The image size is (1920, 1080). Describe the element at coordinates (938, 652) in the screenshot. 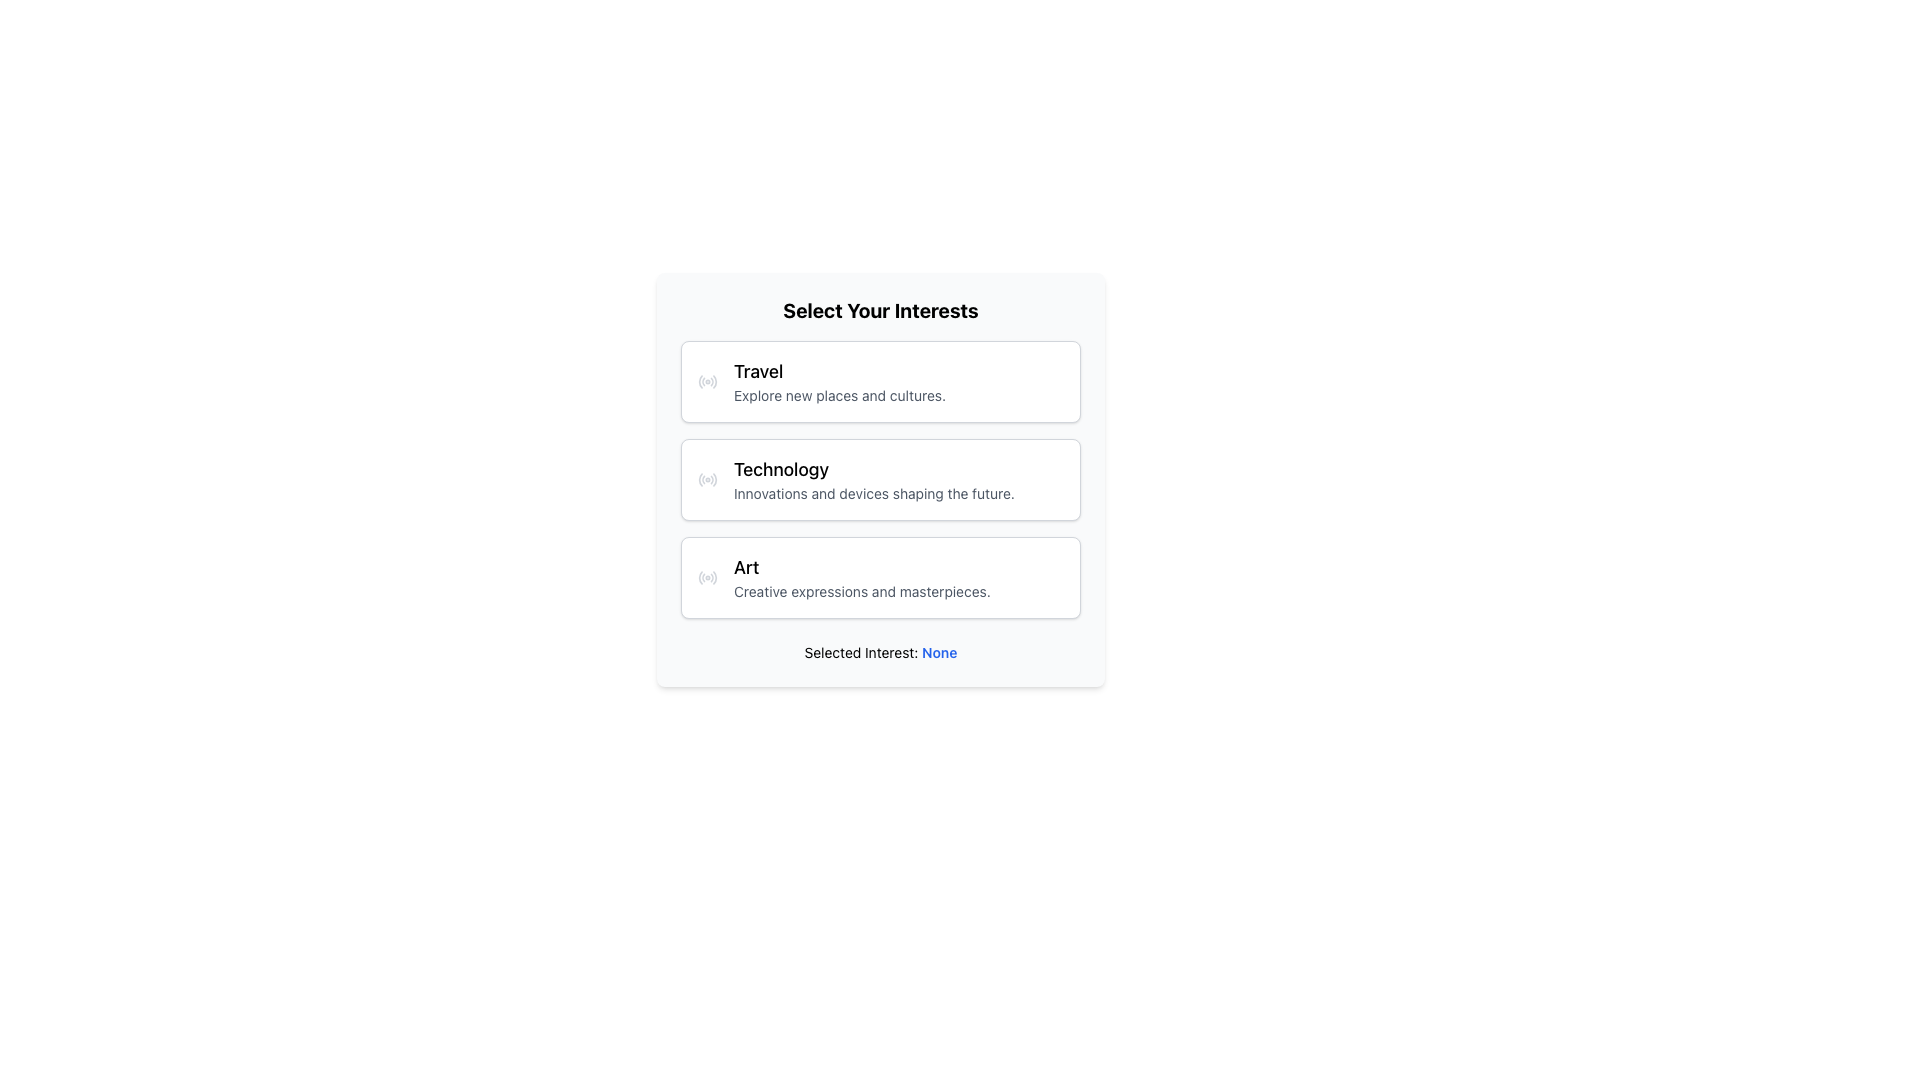

I see `text displayed in the Text label that indicates the currently selected interest, which is 'None'` at that location.